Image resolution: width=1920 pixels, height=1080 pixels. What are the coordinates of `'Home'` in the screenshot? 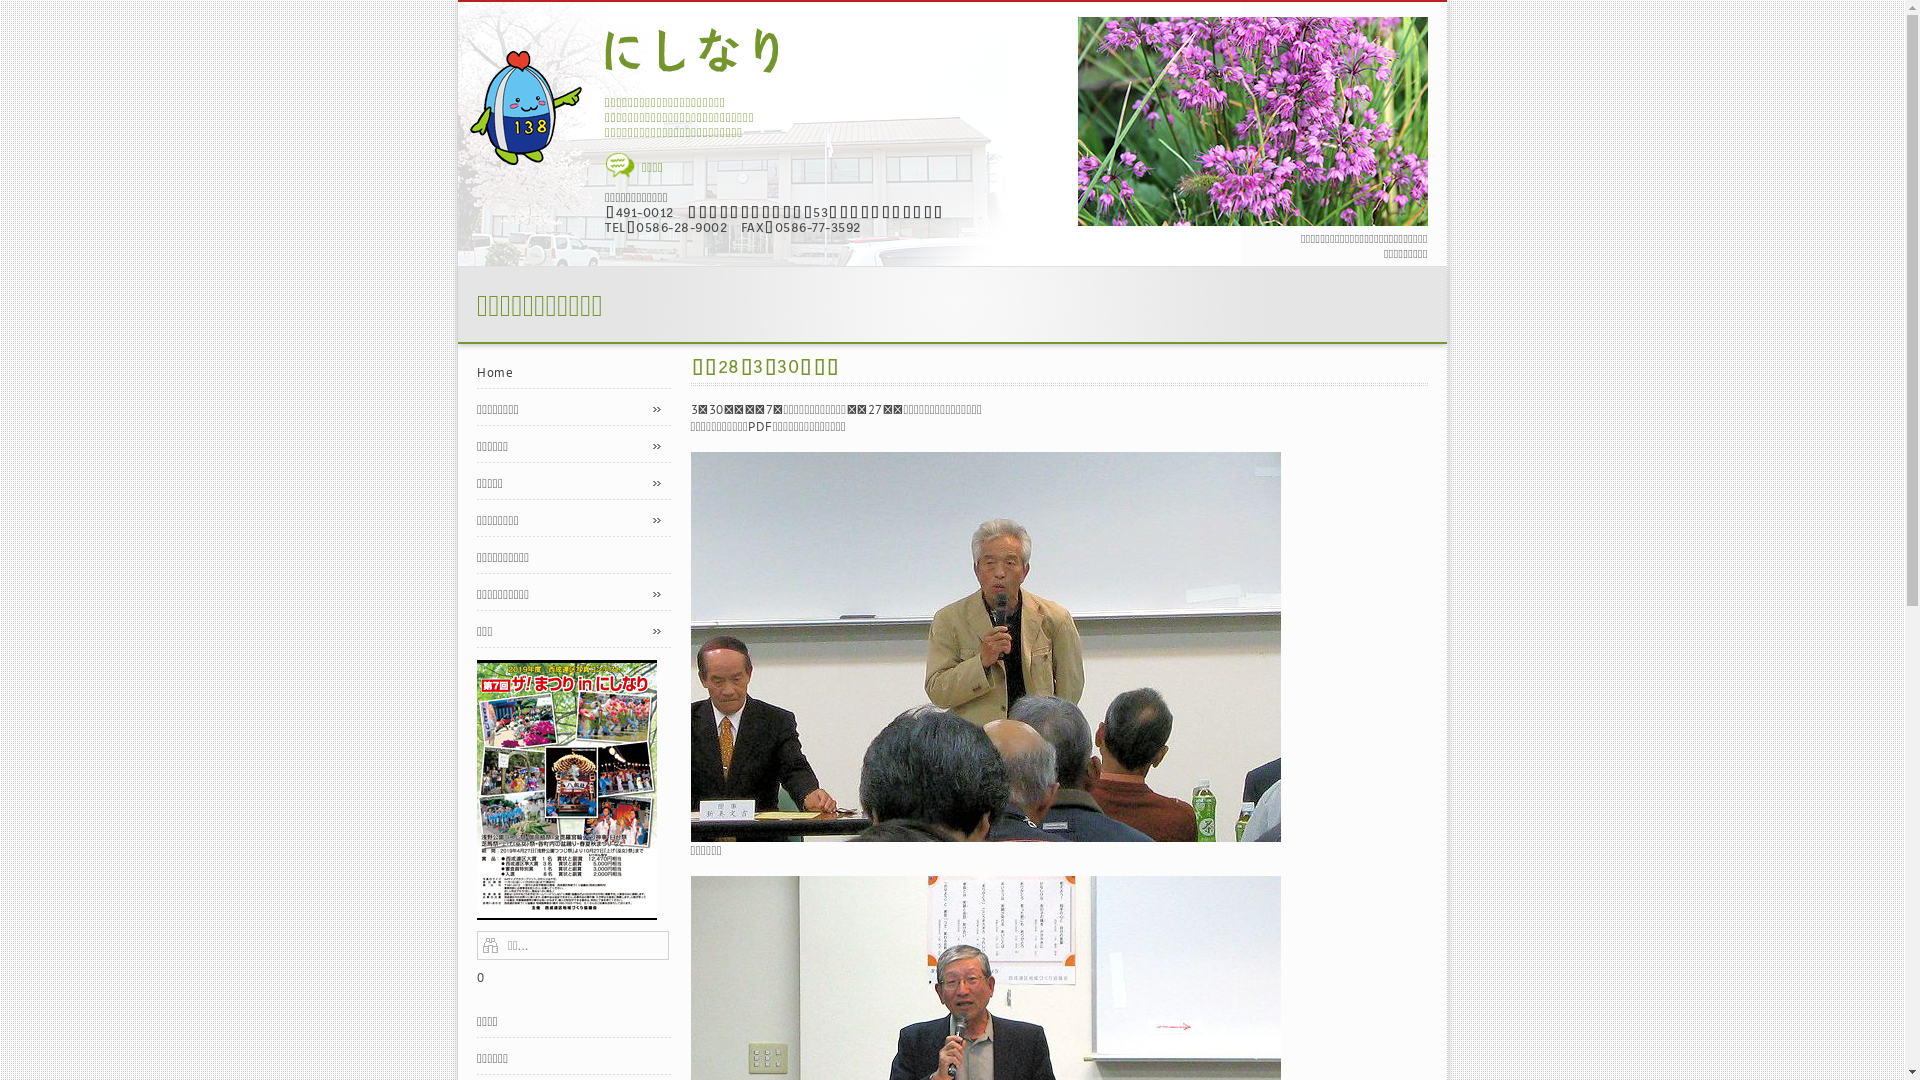 It's located at (573, 372).